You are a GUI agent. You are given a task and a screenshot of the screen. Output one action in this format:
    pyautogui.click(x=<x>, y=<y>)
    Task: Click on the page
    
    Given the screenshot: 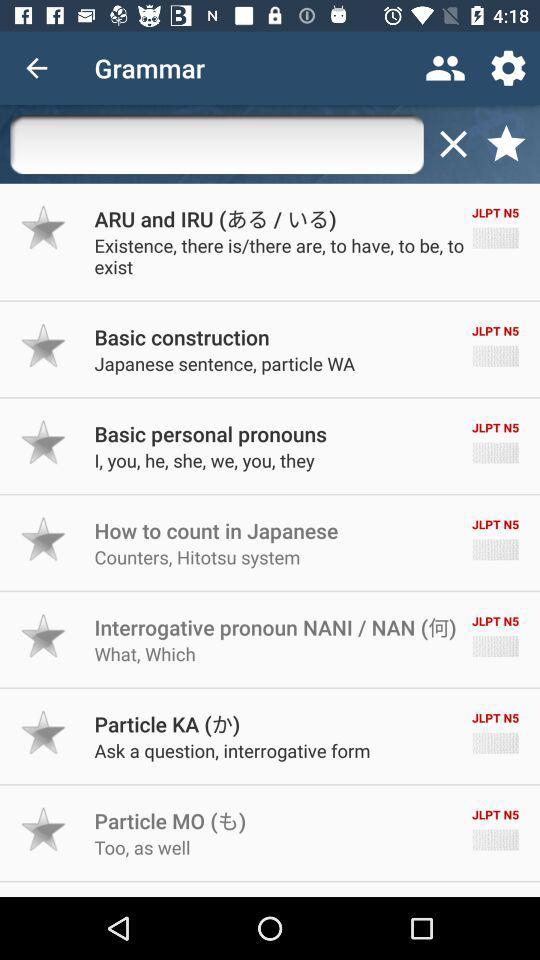 What is the action you would take?
    pyautogui.click(x=453, y=143)
    